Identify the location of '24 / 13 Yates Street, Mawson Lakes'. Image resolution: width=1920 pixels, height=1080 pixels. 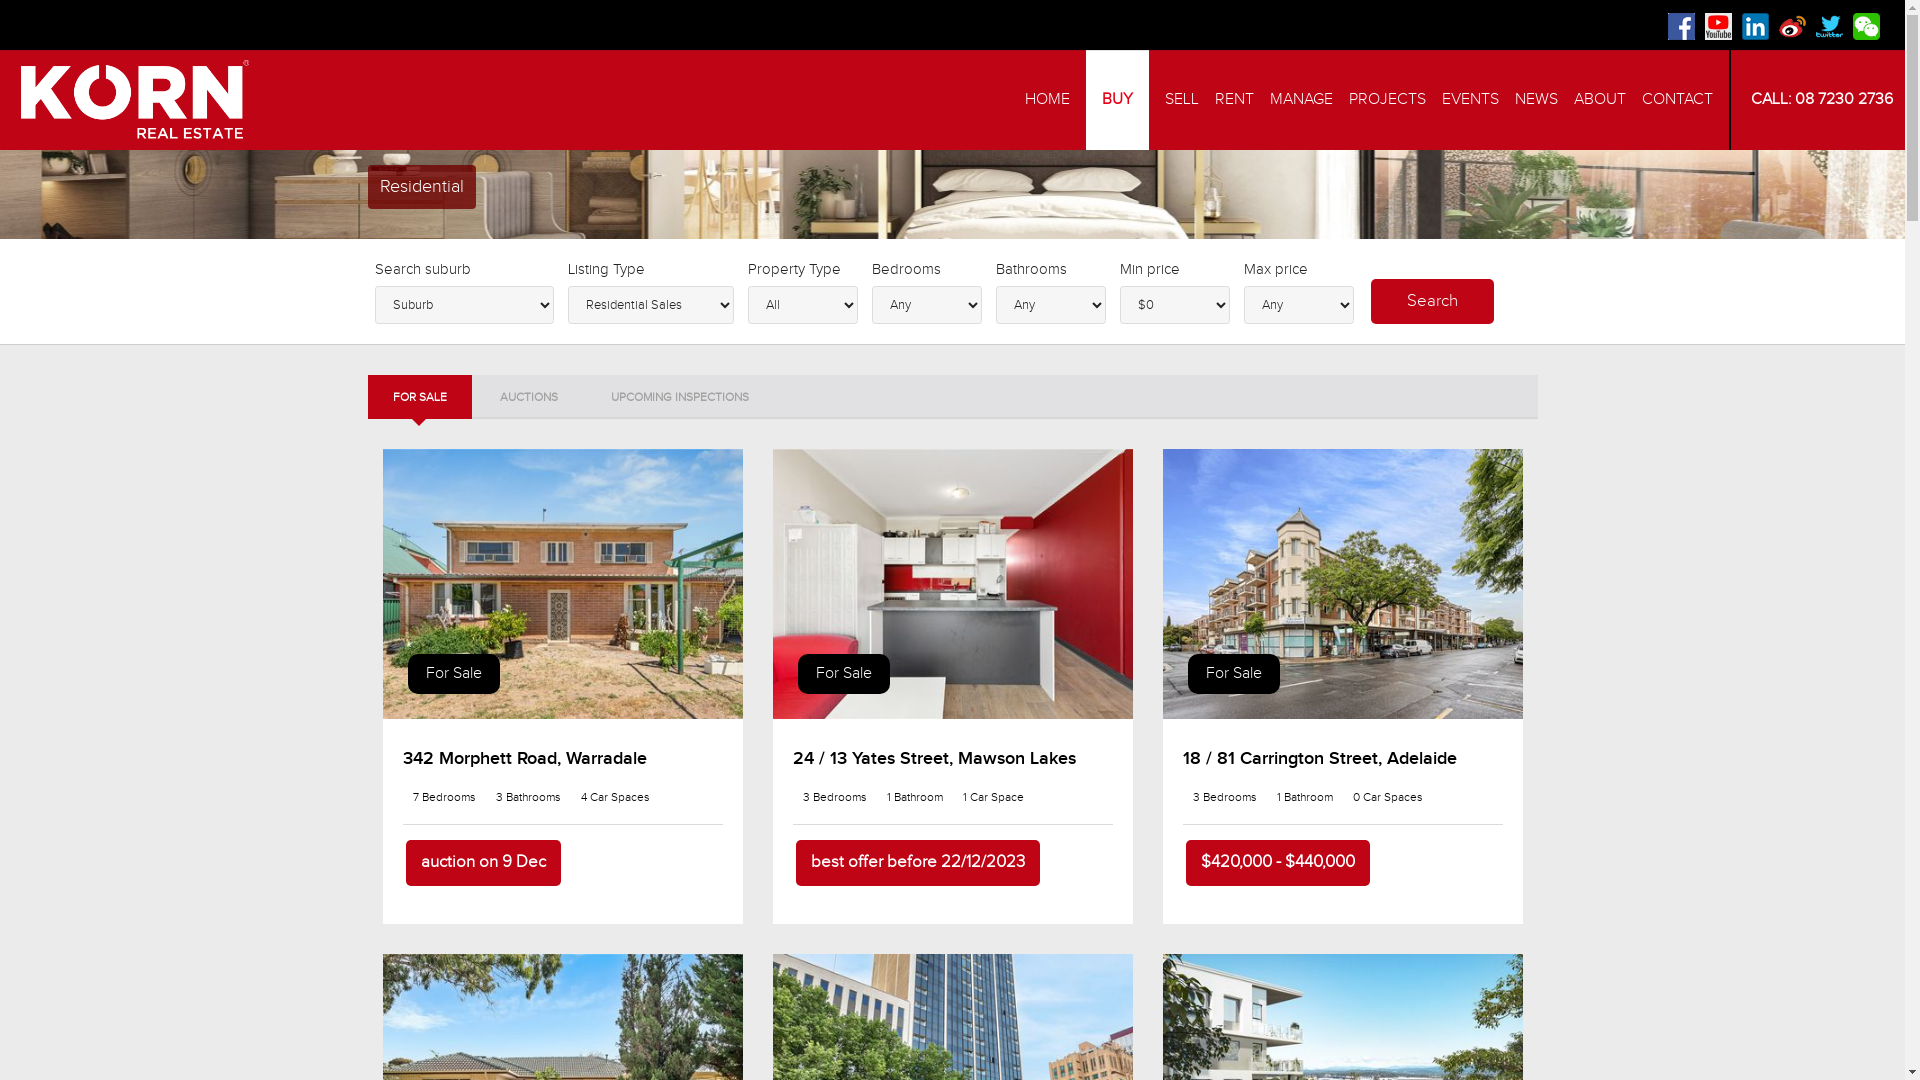
(932, 758).